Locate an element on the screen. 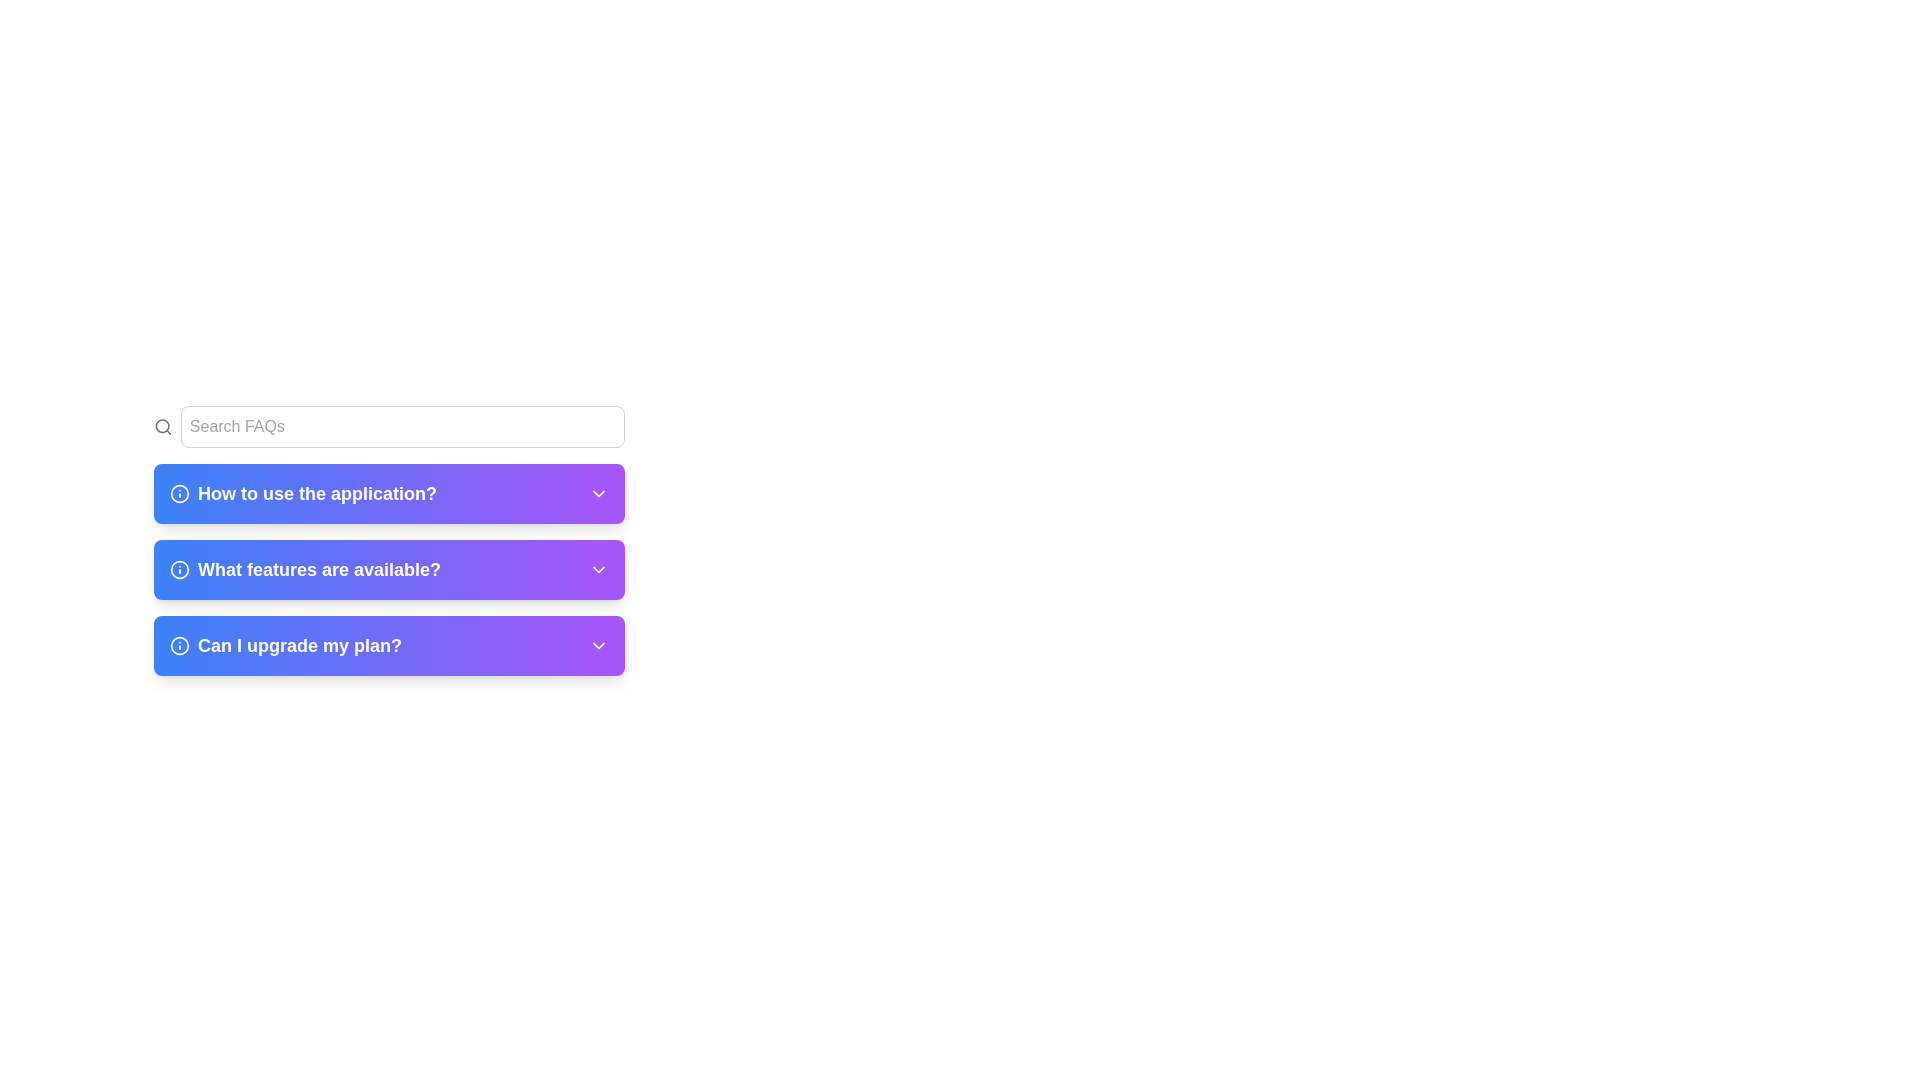 The width and height of the screenshot is (1920, 1080). the text label displaying the question related to FAQ, specifically the one under the 'What features are available?' section is located at coordinates (299, 645).